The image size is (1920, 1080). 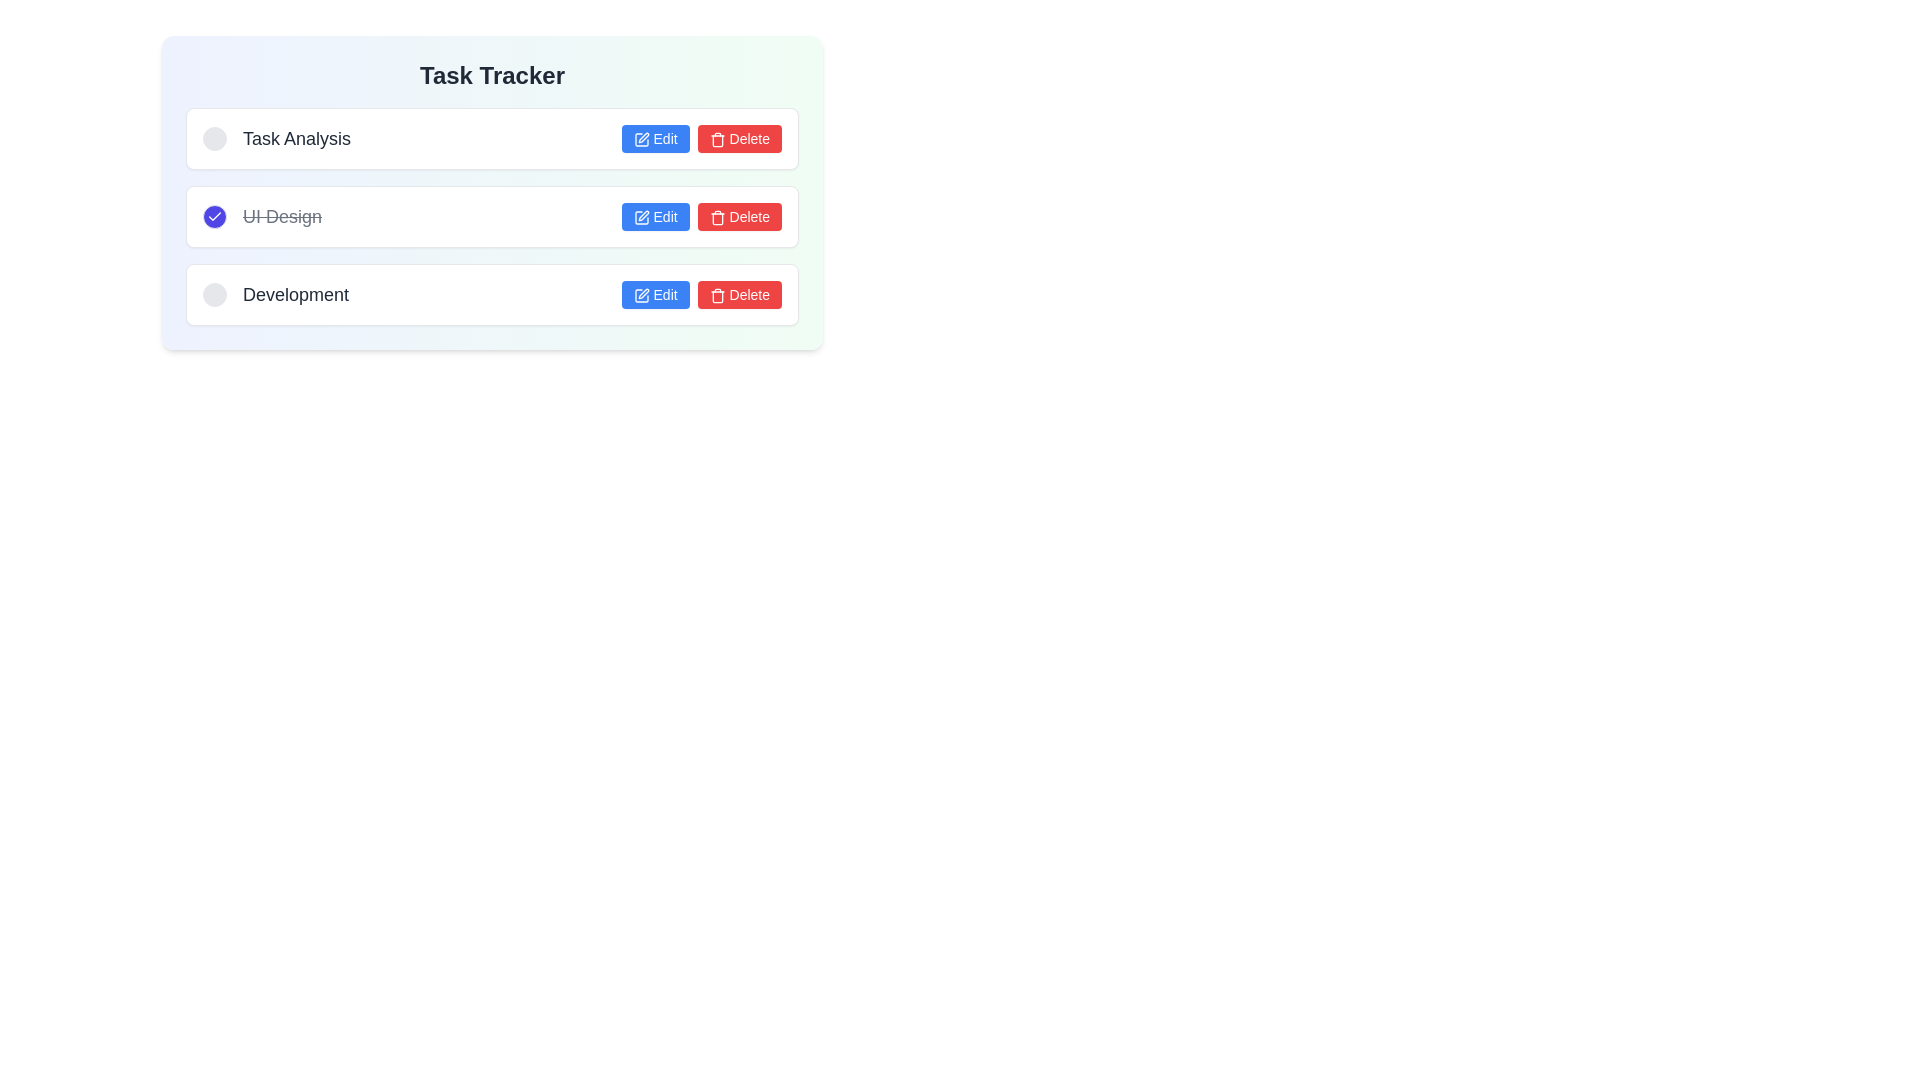 What do you see at coordinates (717, 218) in the screenshot?
I see `the red trash bin icon located at the start of the 'Delete' button, which is the second control in the row related to the 'UI Design' task entry` at bounding box center [717, 218].